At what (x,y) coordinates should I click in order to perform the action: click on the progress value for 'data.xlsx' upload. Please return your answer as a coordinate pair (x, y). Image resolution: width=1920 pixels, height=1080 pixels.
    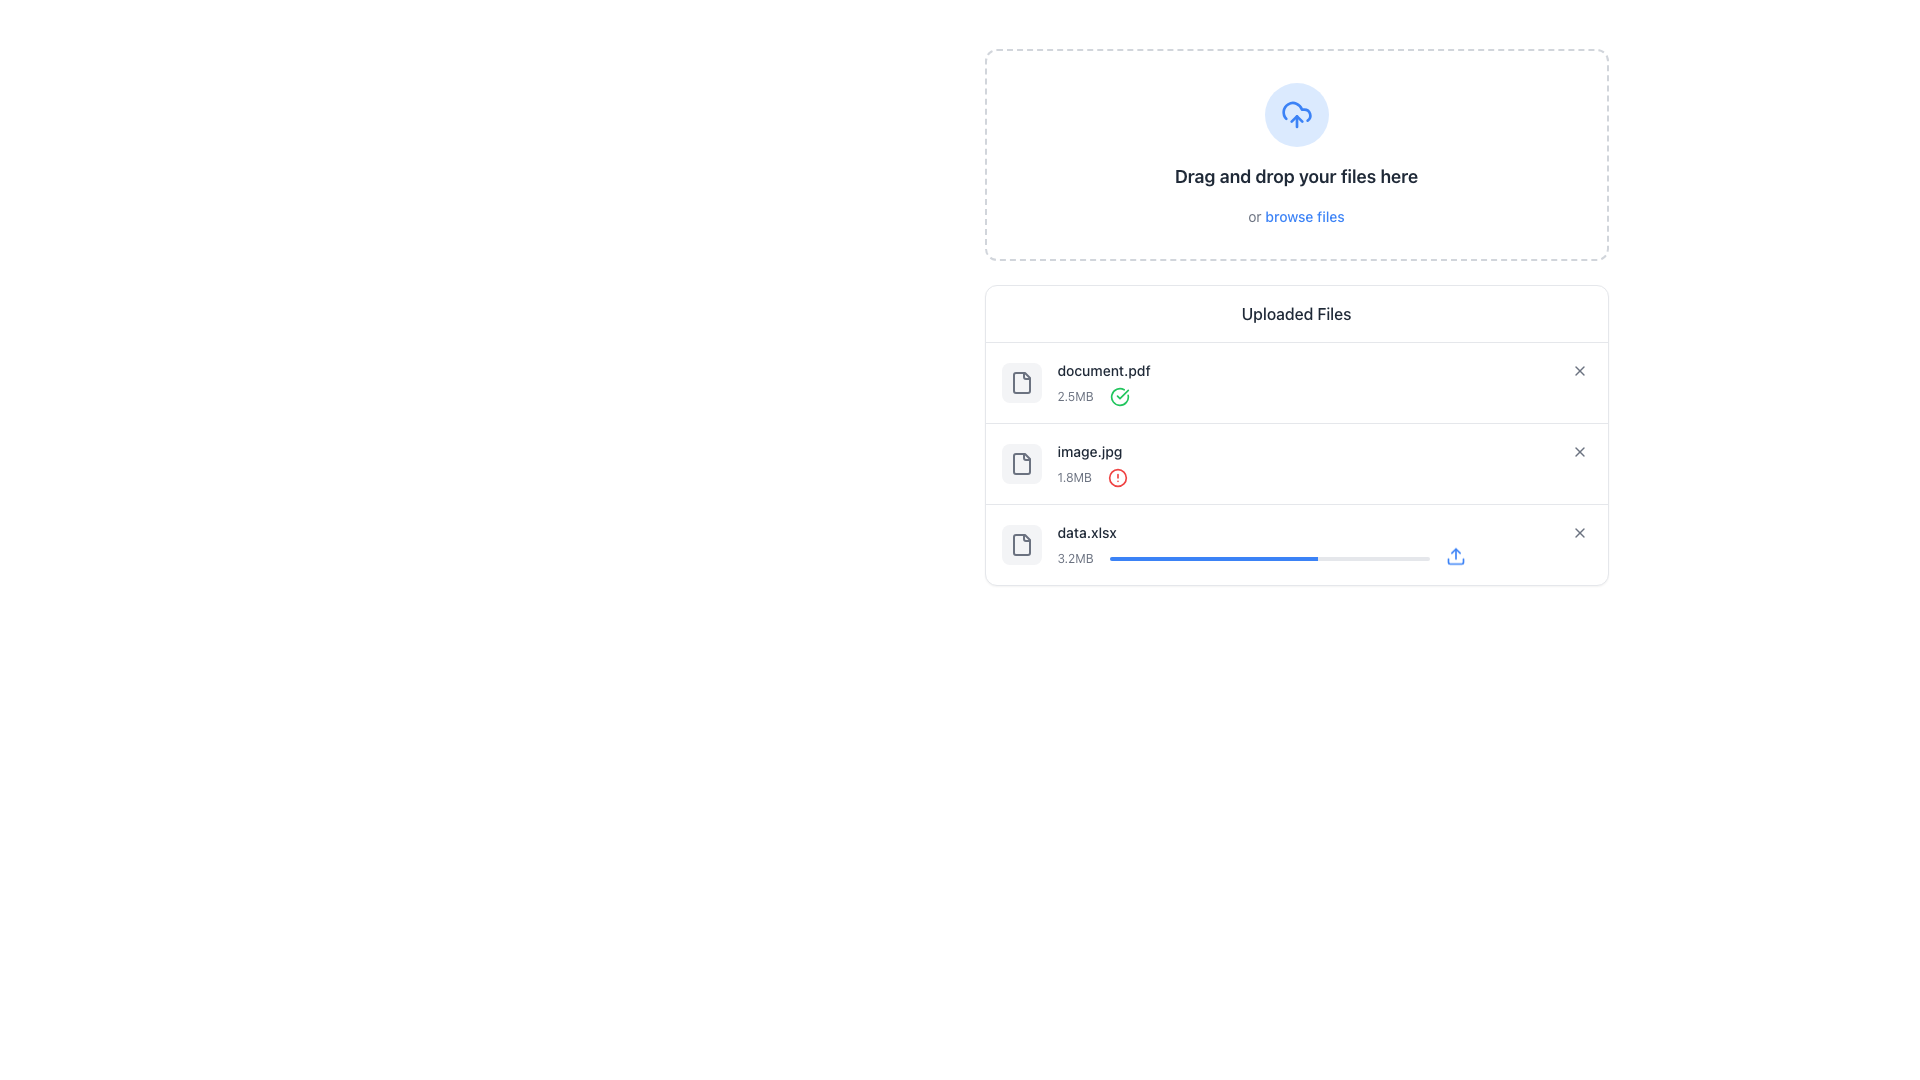
    Looking at the image, I should click on (1258, 559).